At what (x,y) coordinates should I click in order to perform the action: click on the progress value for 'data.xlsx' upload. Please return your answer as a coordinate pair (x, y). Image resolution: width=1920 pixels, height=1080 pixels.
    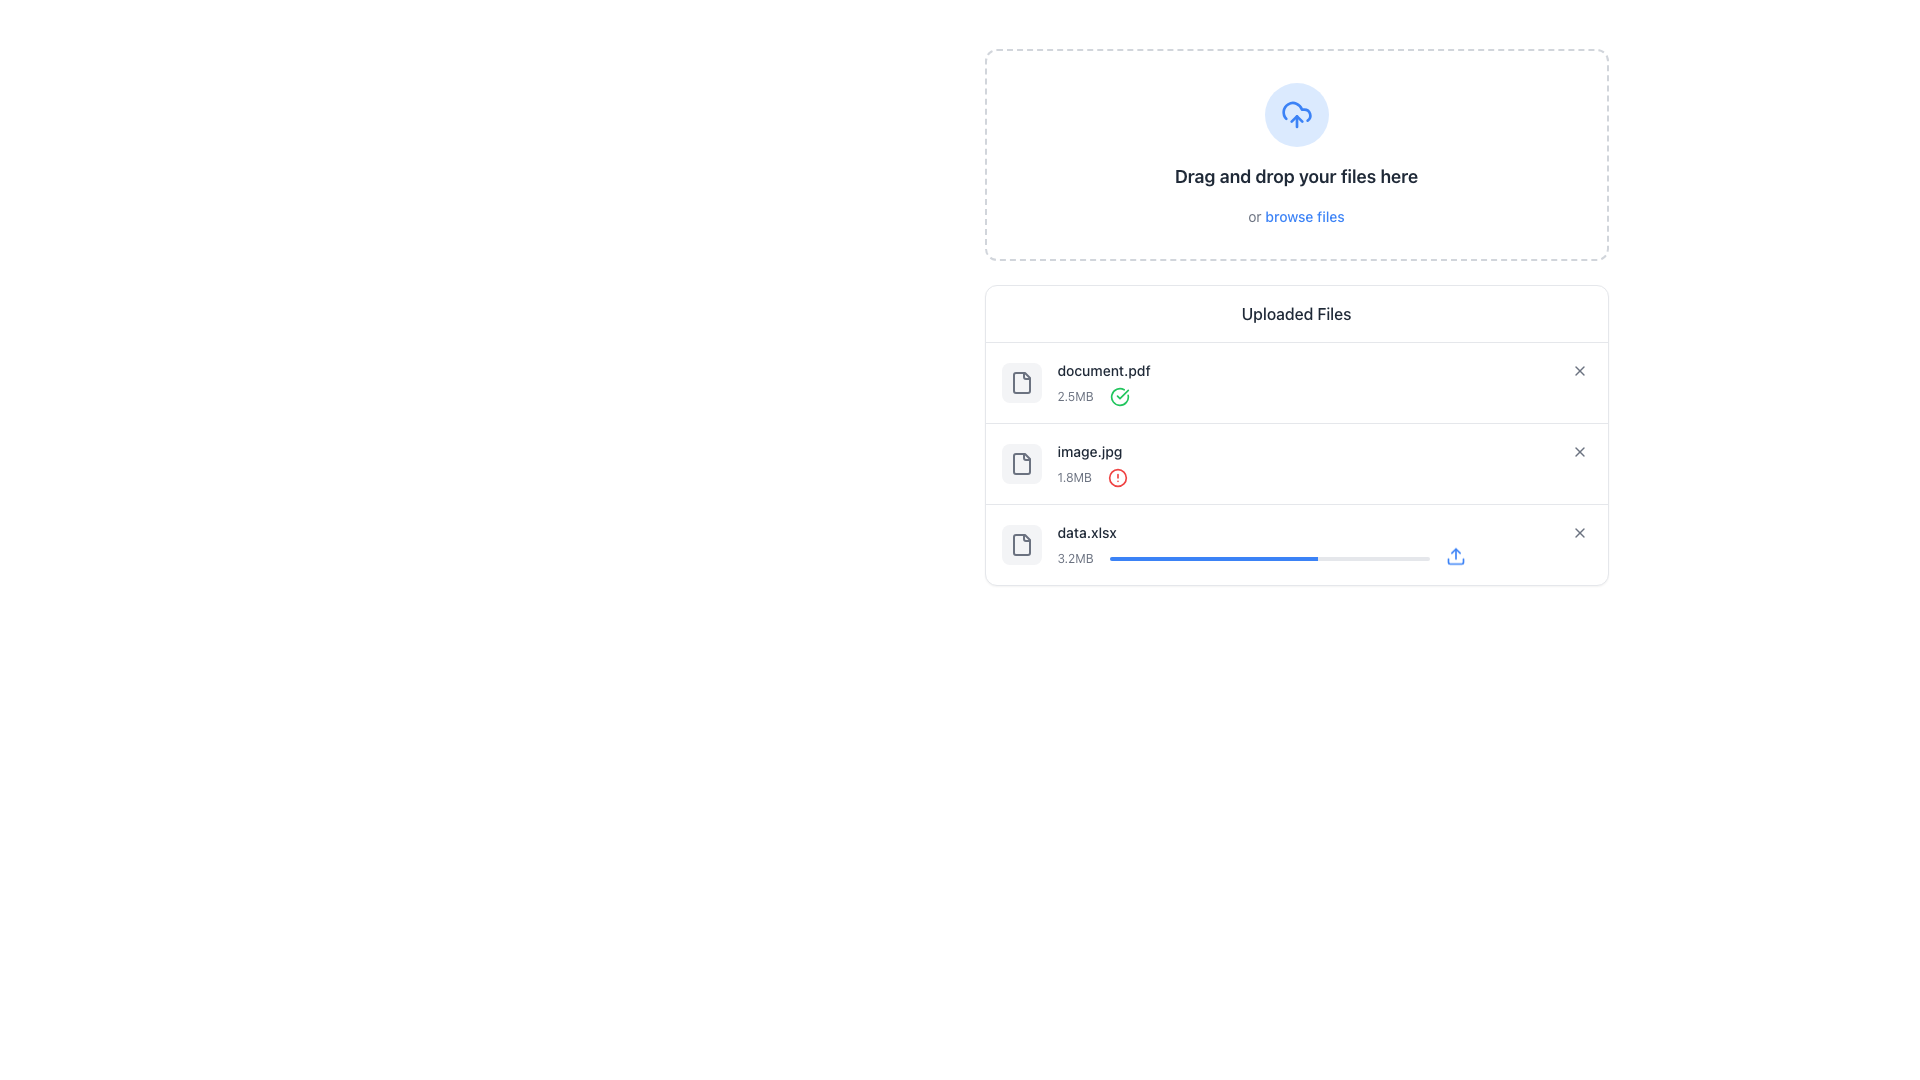
    Looking at the image, I should click on (1258, 559).